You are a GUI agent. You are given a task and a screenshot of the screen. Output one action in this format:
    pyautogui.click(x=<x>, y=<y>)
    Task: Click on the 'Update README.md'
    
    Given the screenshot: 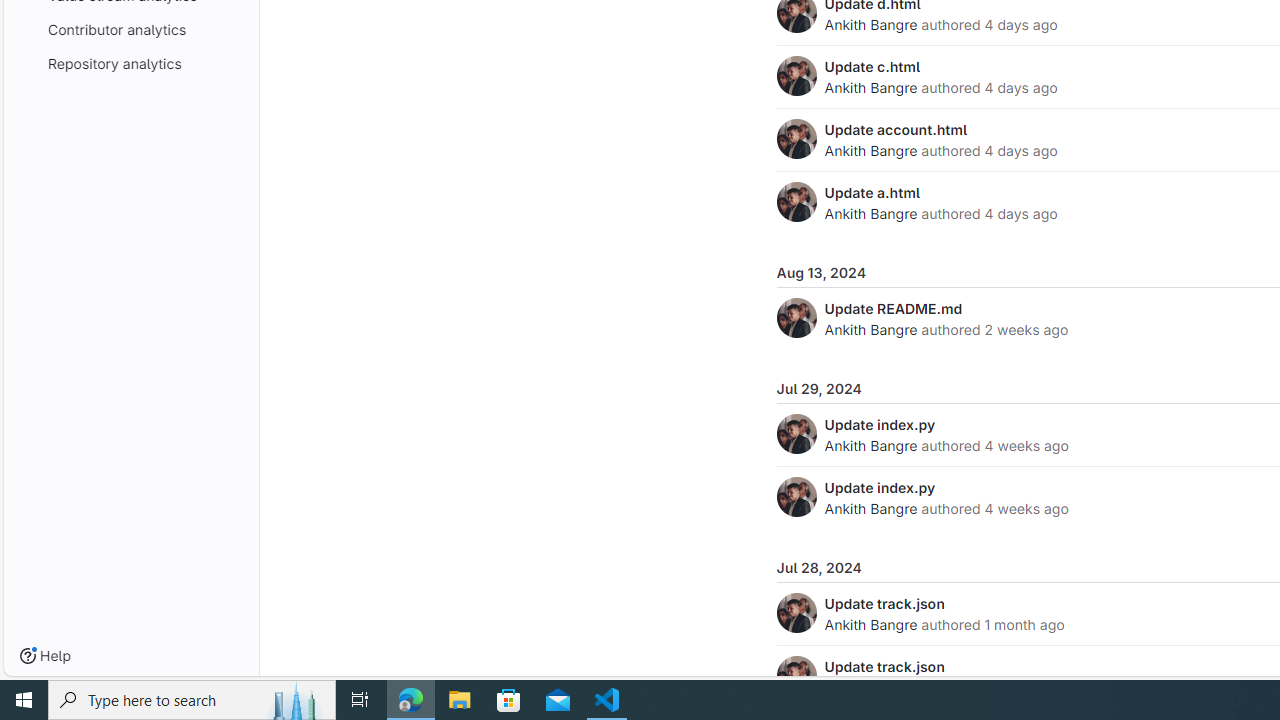 What is the action you would take?
    pyautogui.click(x=892, y=308)
    